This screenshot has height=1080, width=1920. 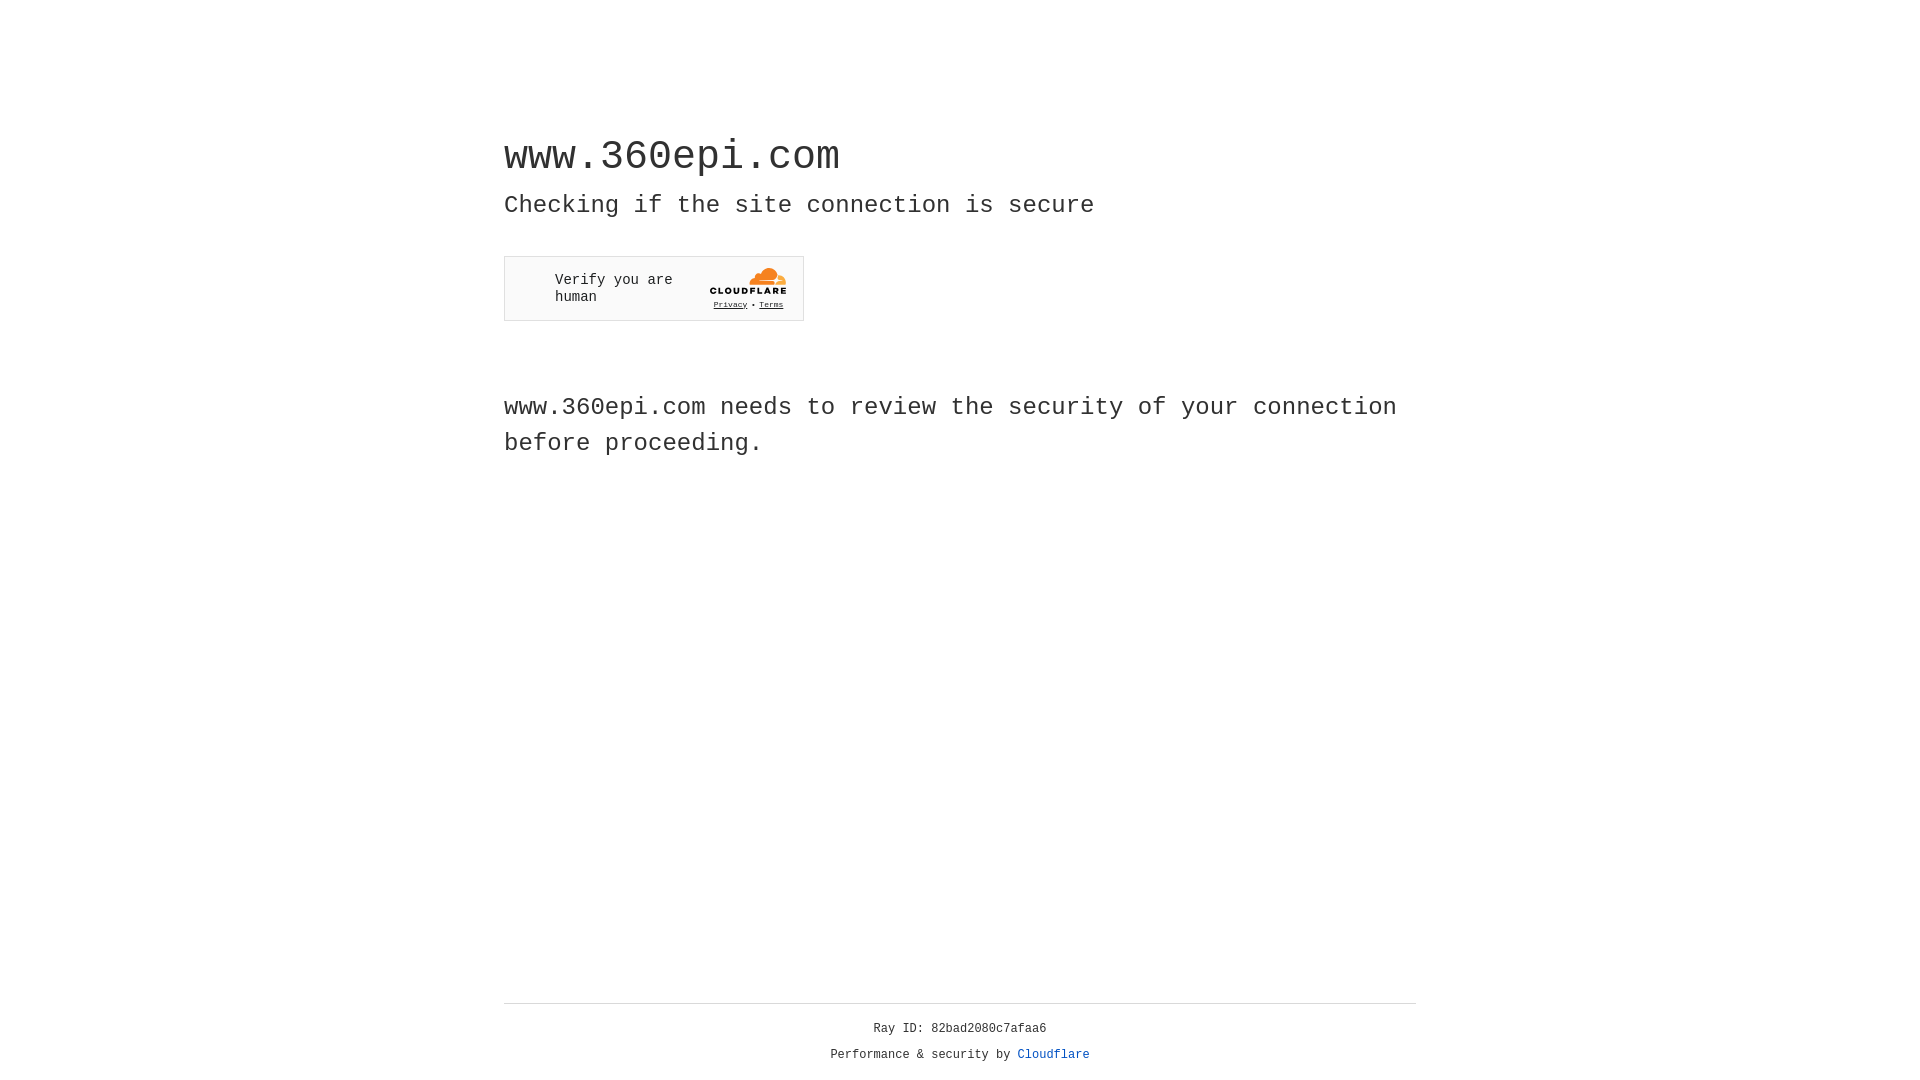 What do you see at coordinates (1053, 1054) in the screenshot?
I see `'Cloudflare'` at bounding box center [1053, 1054].